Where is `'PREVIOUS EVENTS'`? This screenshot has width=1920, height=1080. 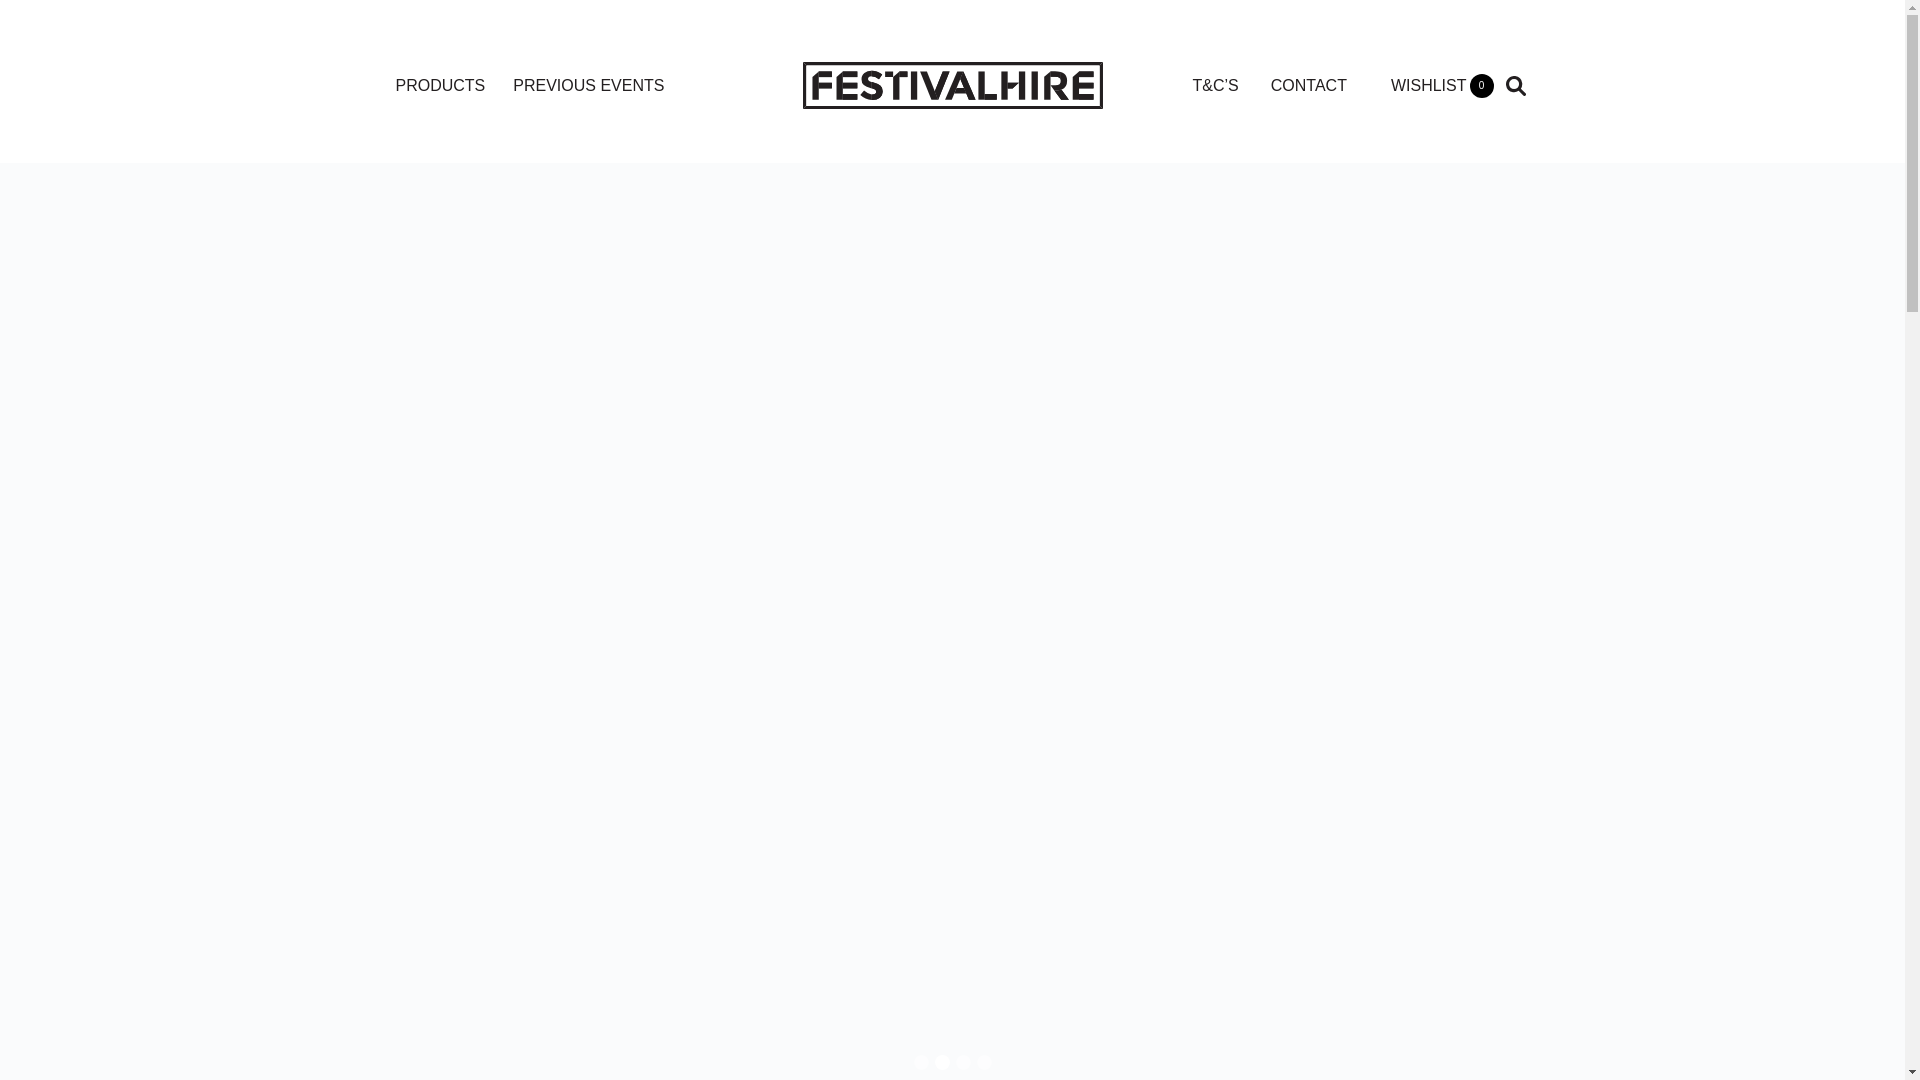
'PREVIOUS EVENTS' is located at coordinates (587, 84).